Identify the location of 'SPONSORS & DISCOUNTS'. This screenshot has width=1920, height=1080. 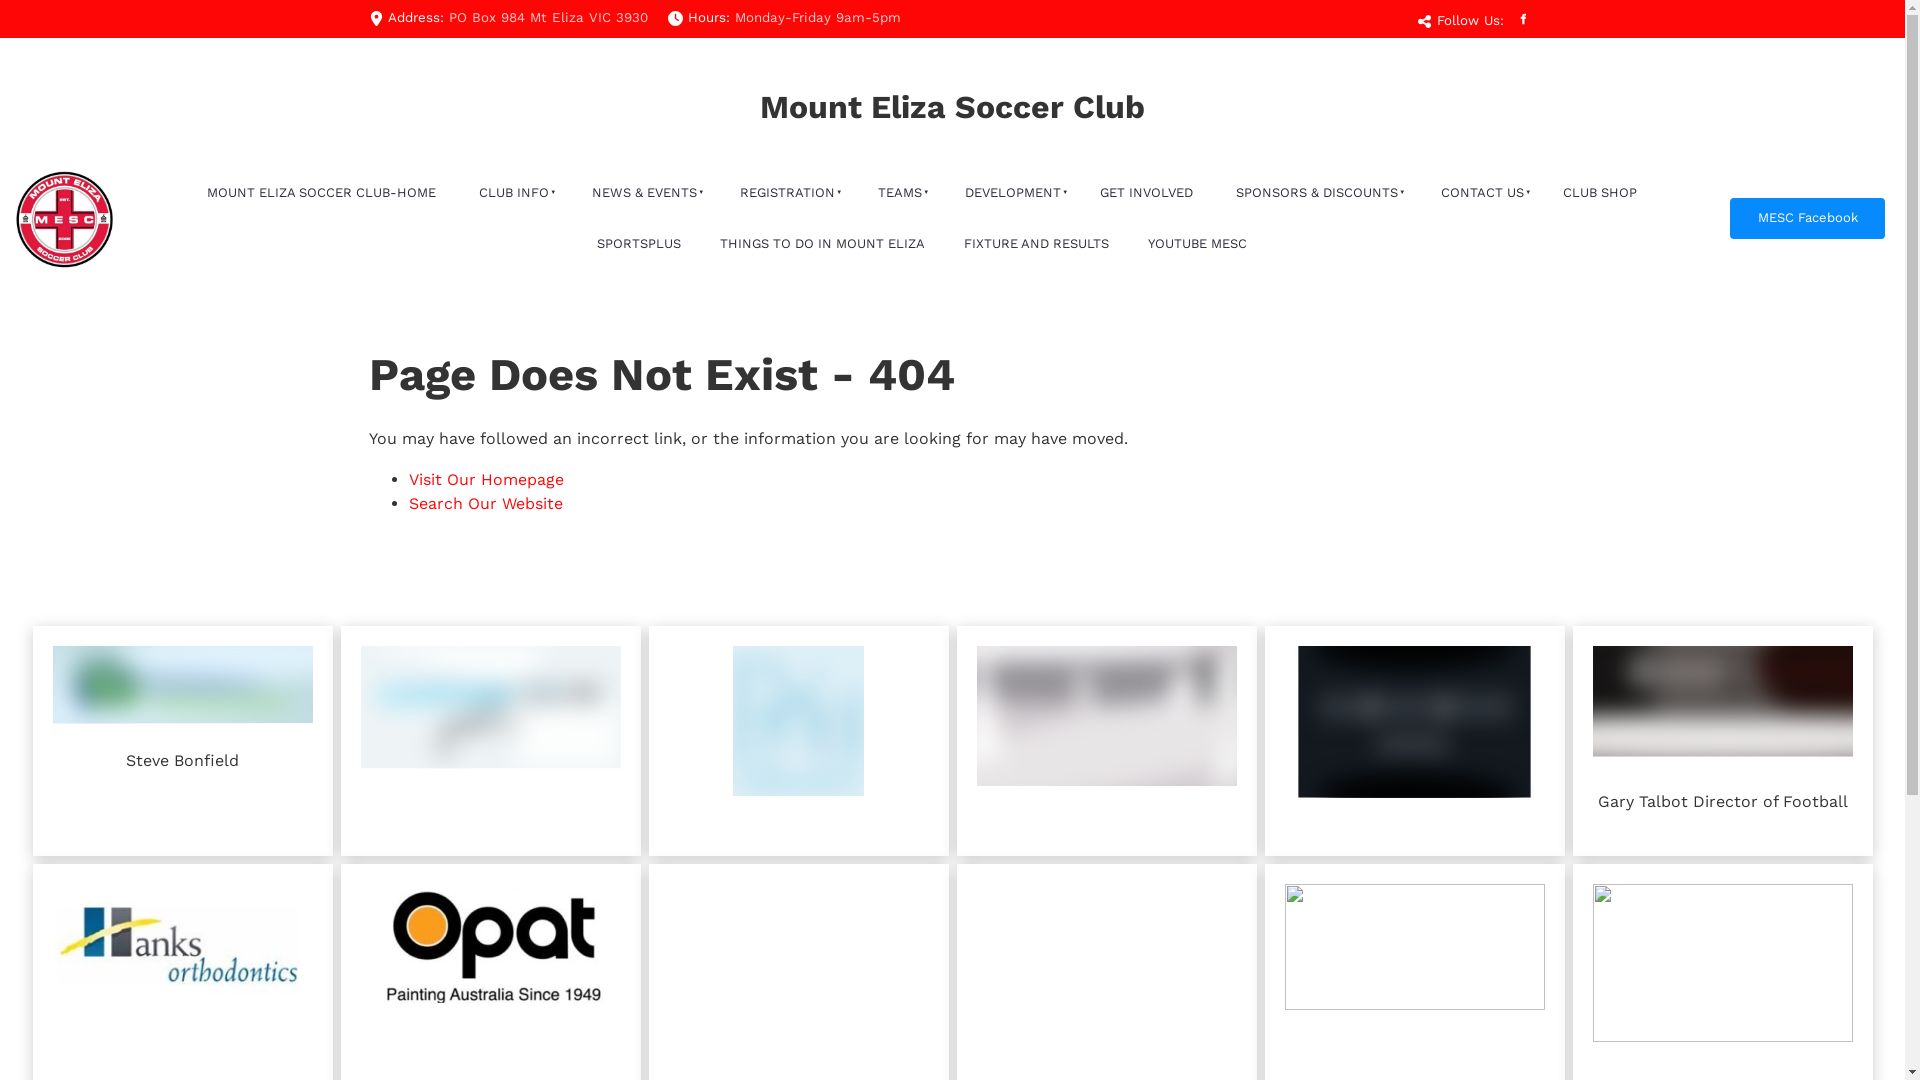
(1314, 193).